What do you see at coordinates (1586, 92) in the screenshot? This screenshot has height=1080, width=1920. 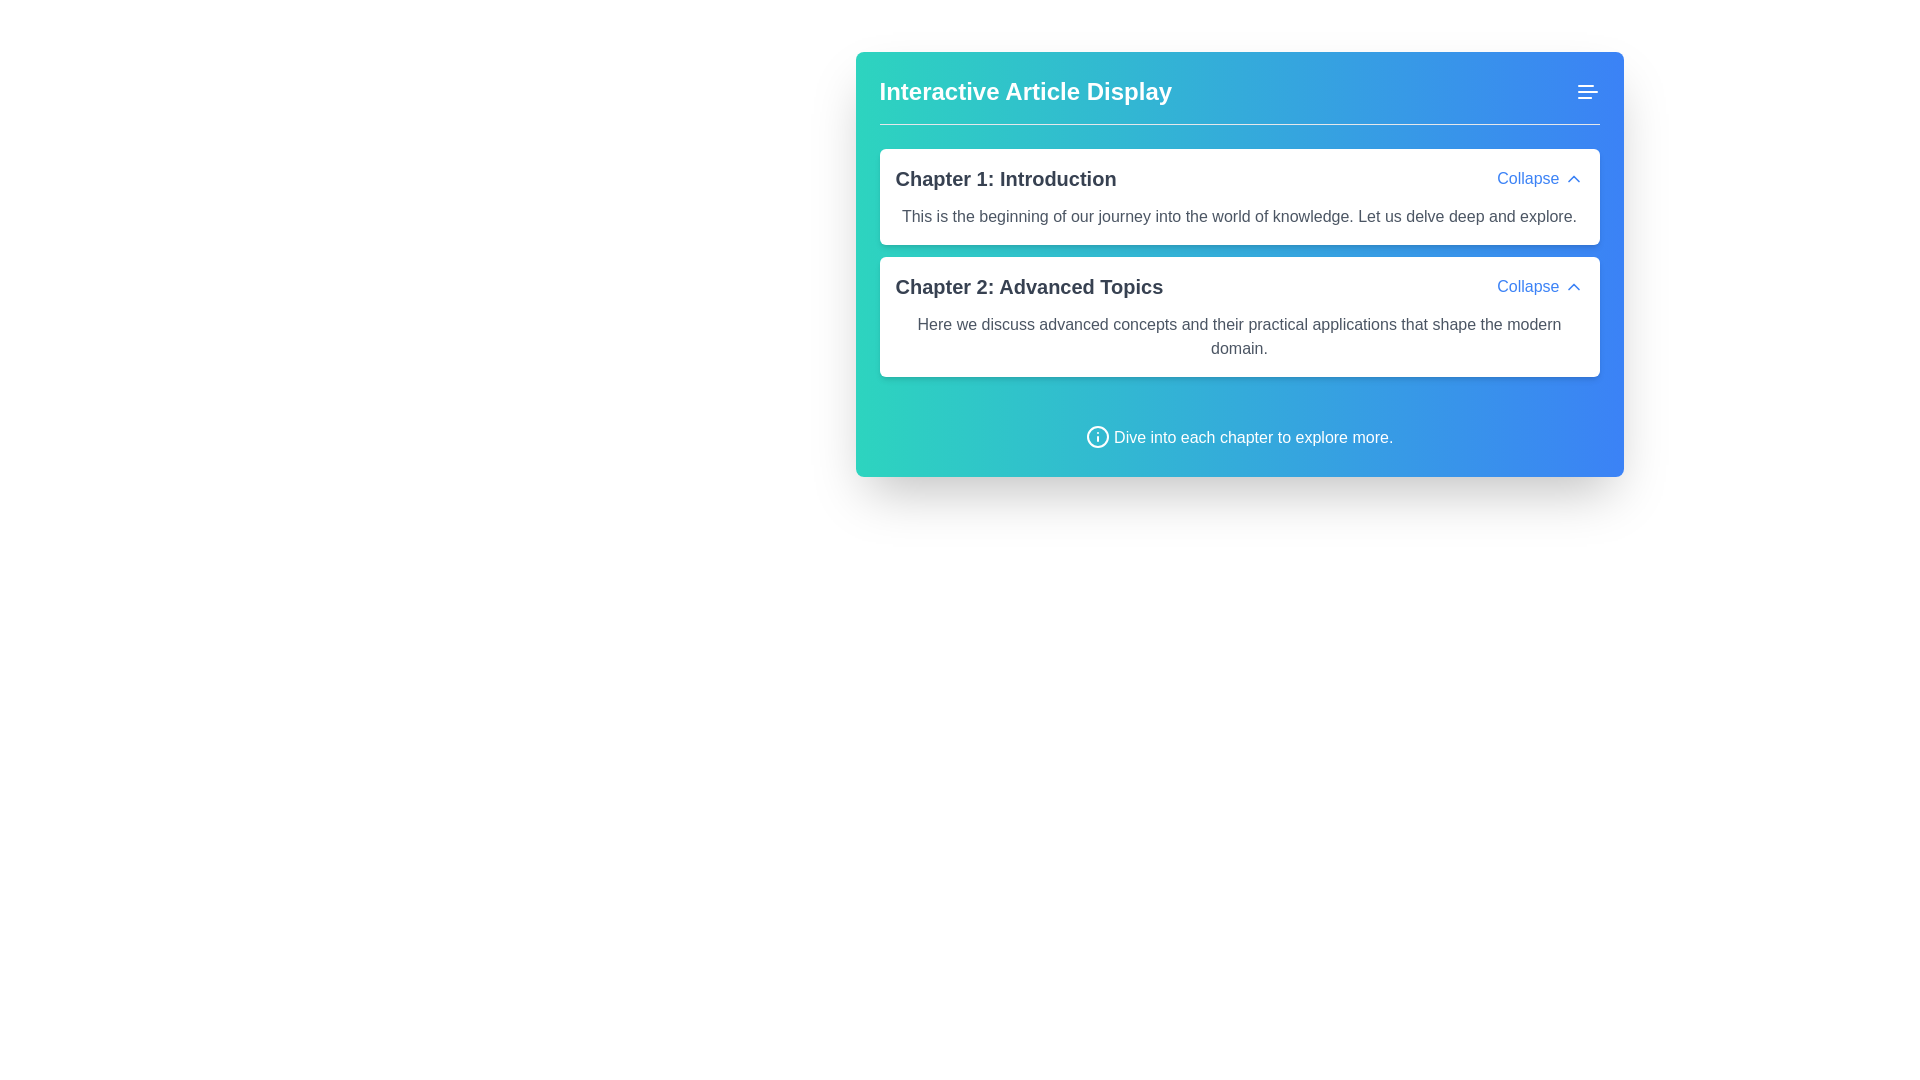 I see `the menu toggle icon located at the top-right corner of the blue header area of the 'Interactive Article Display'` at bounding box center [1586, 92].